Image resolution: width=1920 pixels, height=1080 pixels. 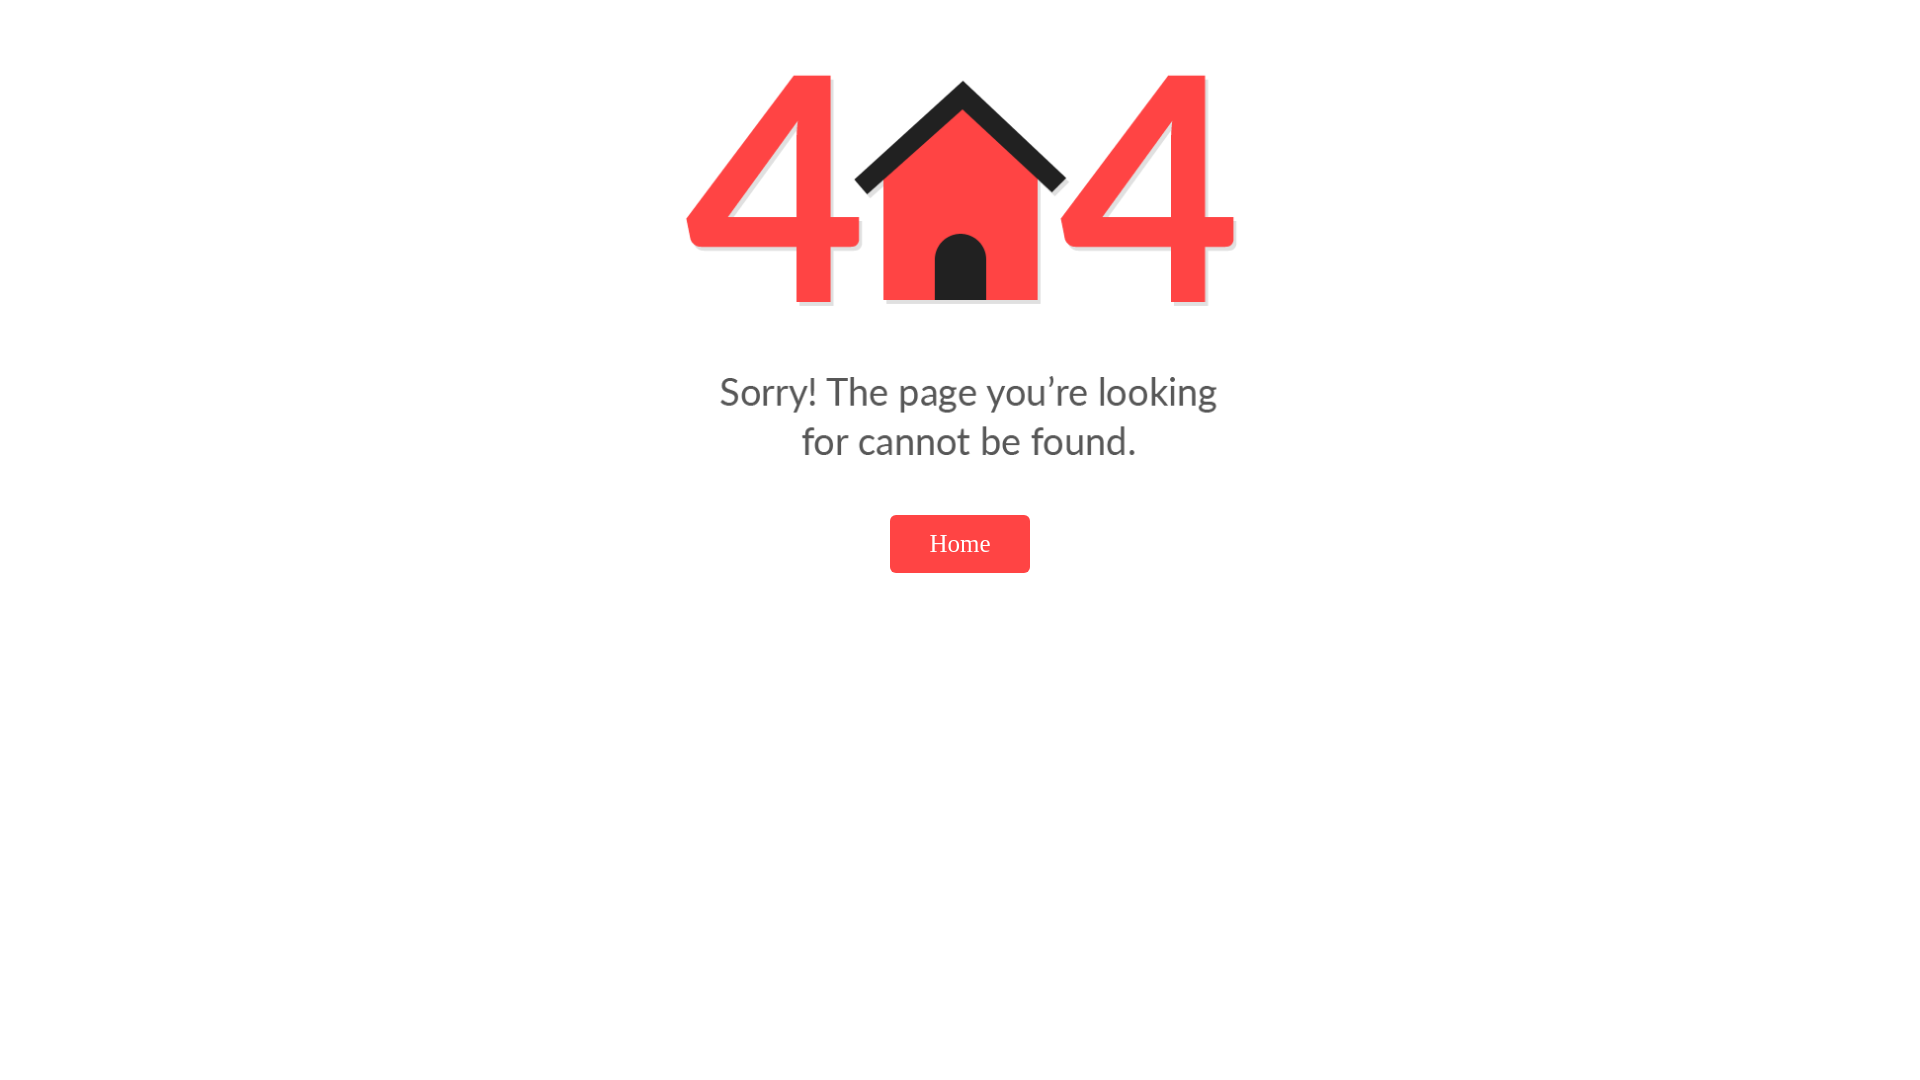 I want to click on 'Home', so click(x=960, y=543).